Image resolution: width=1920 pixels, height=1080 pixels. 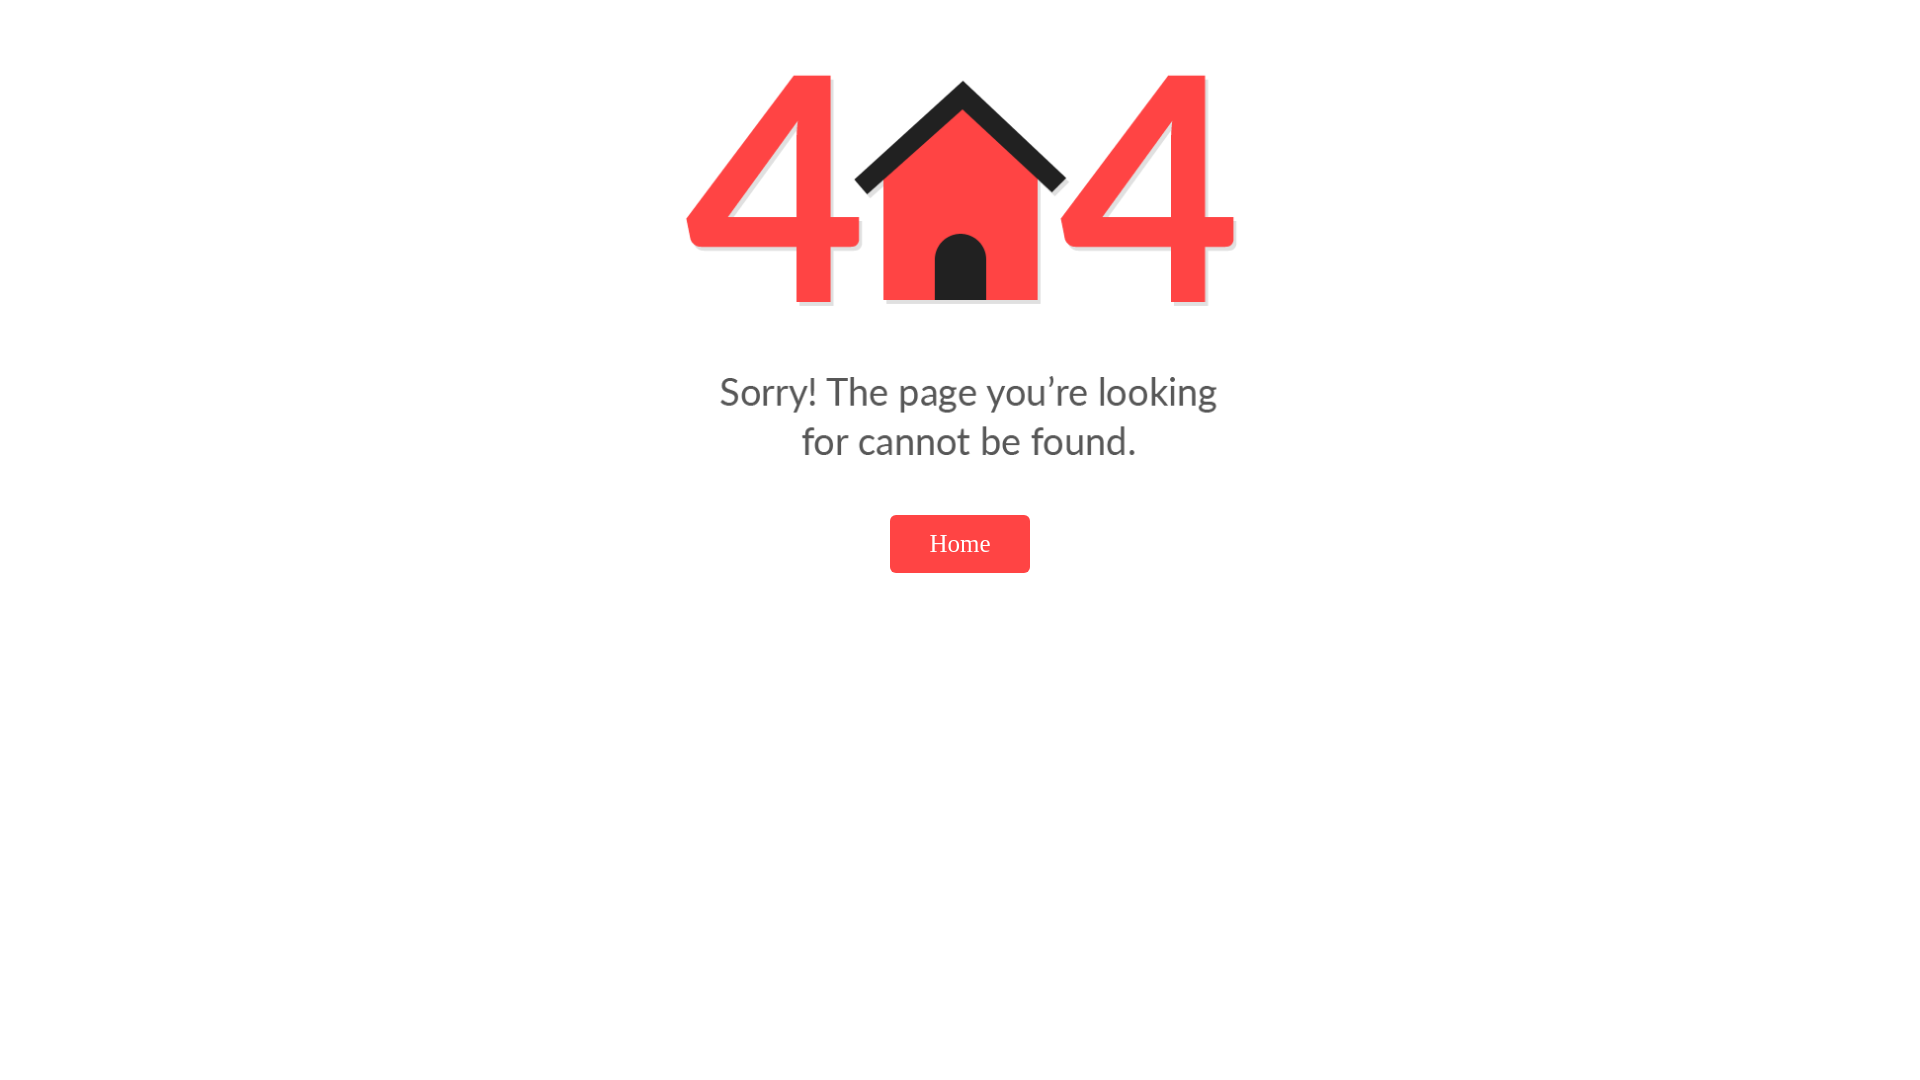 I want to click on 'Home', so click(x=960, y=543).